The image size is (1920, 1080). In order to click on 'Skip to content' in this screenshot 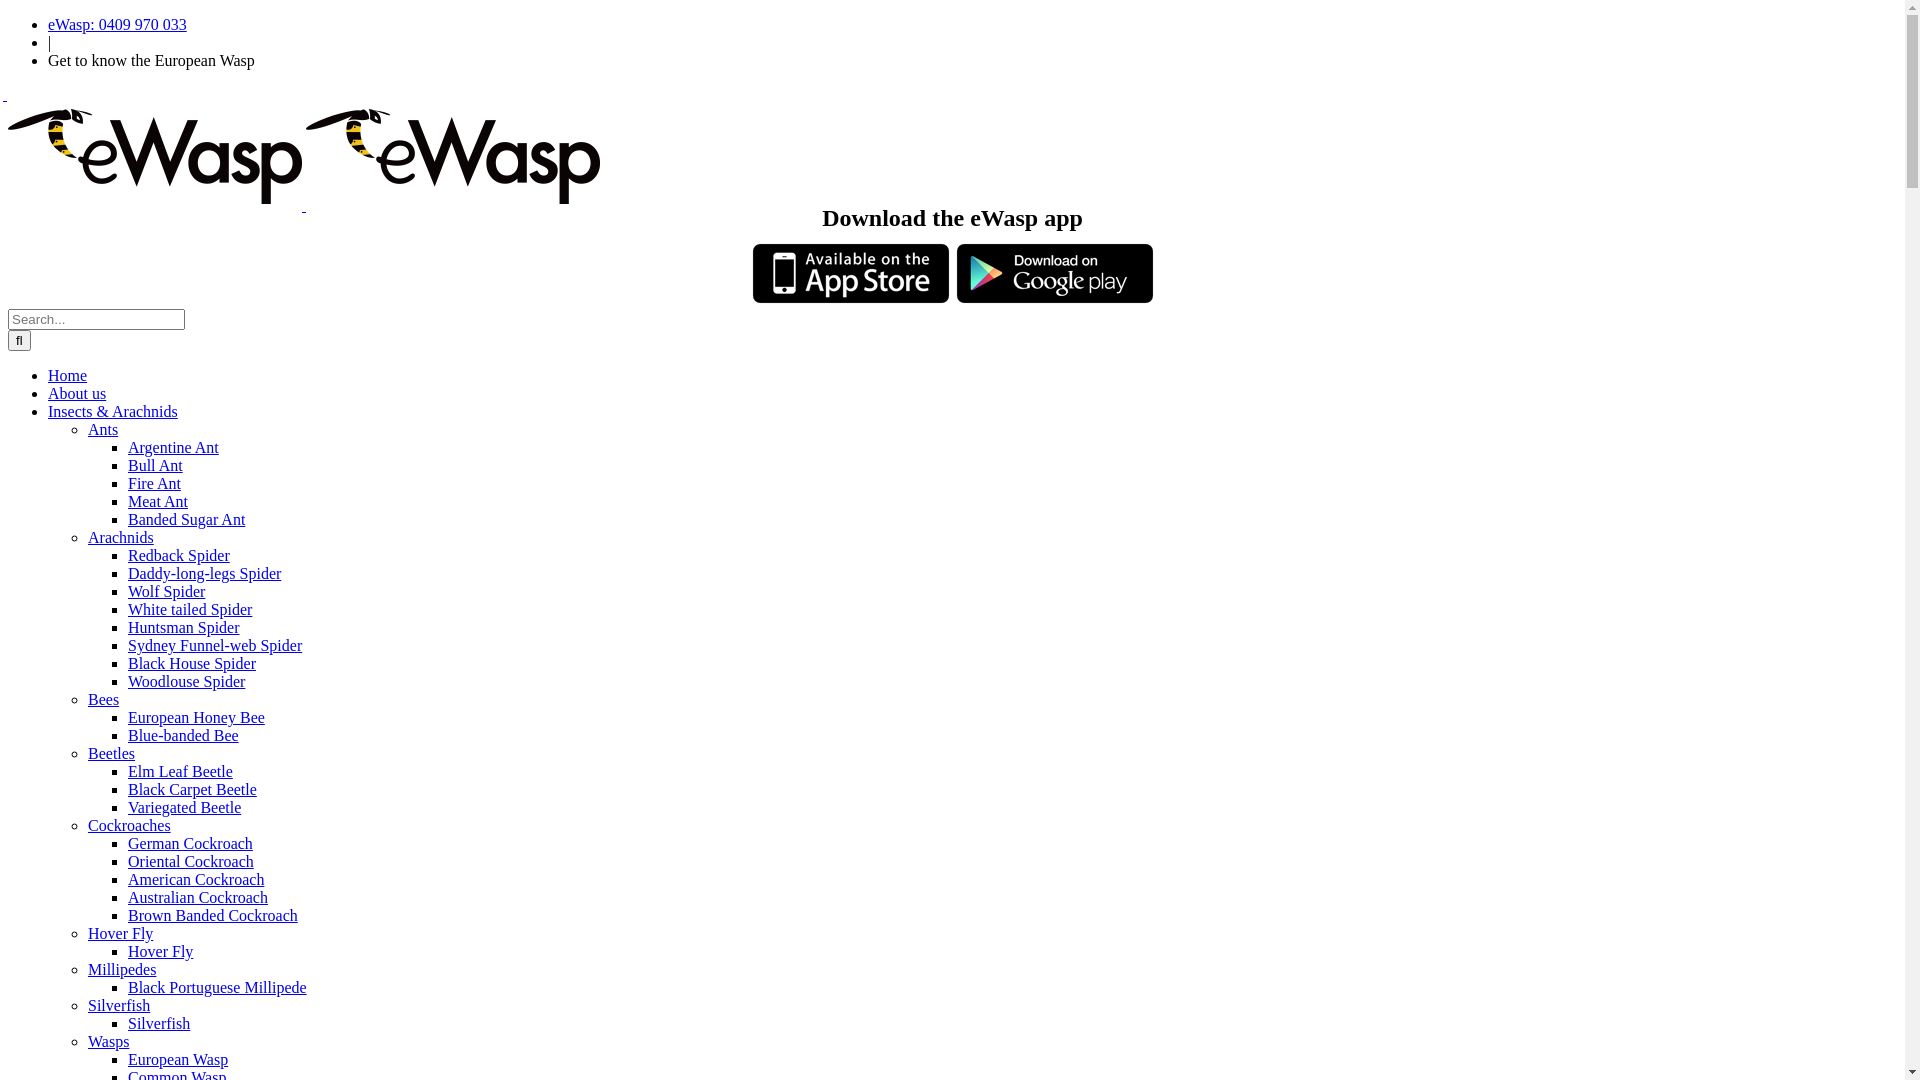, I will do `click(6, 15)`.